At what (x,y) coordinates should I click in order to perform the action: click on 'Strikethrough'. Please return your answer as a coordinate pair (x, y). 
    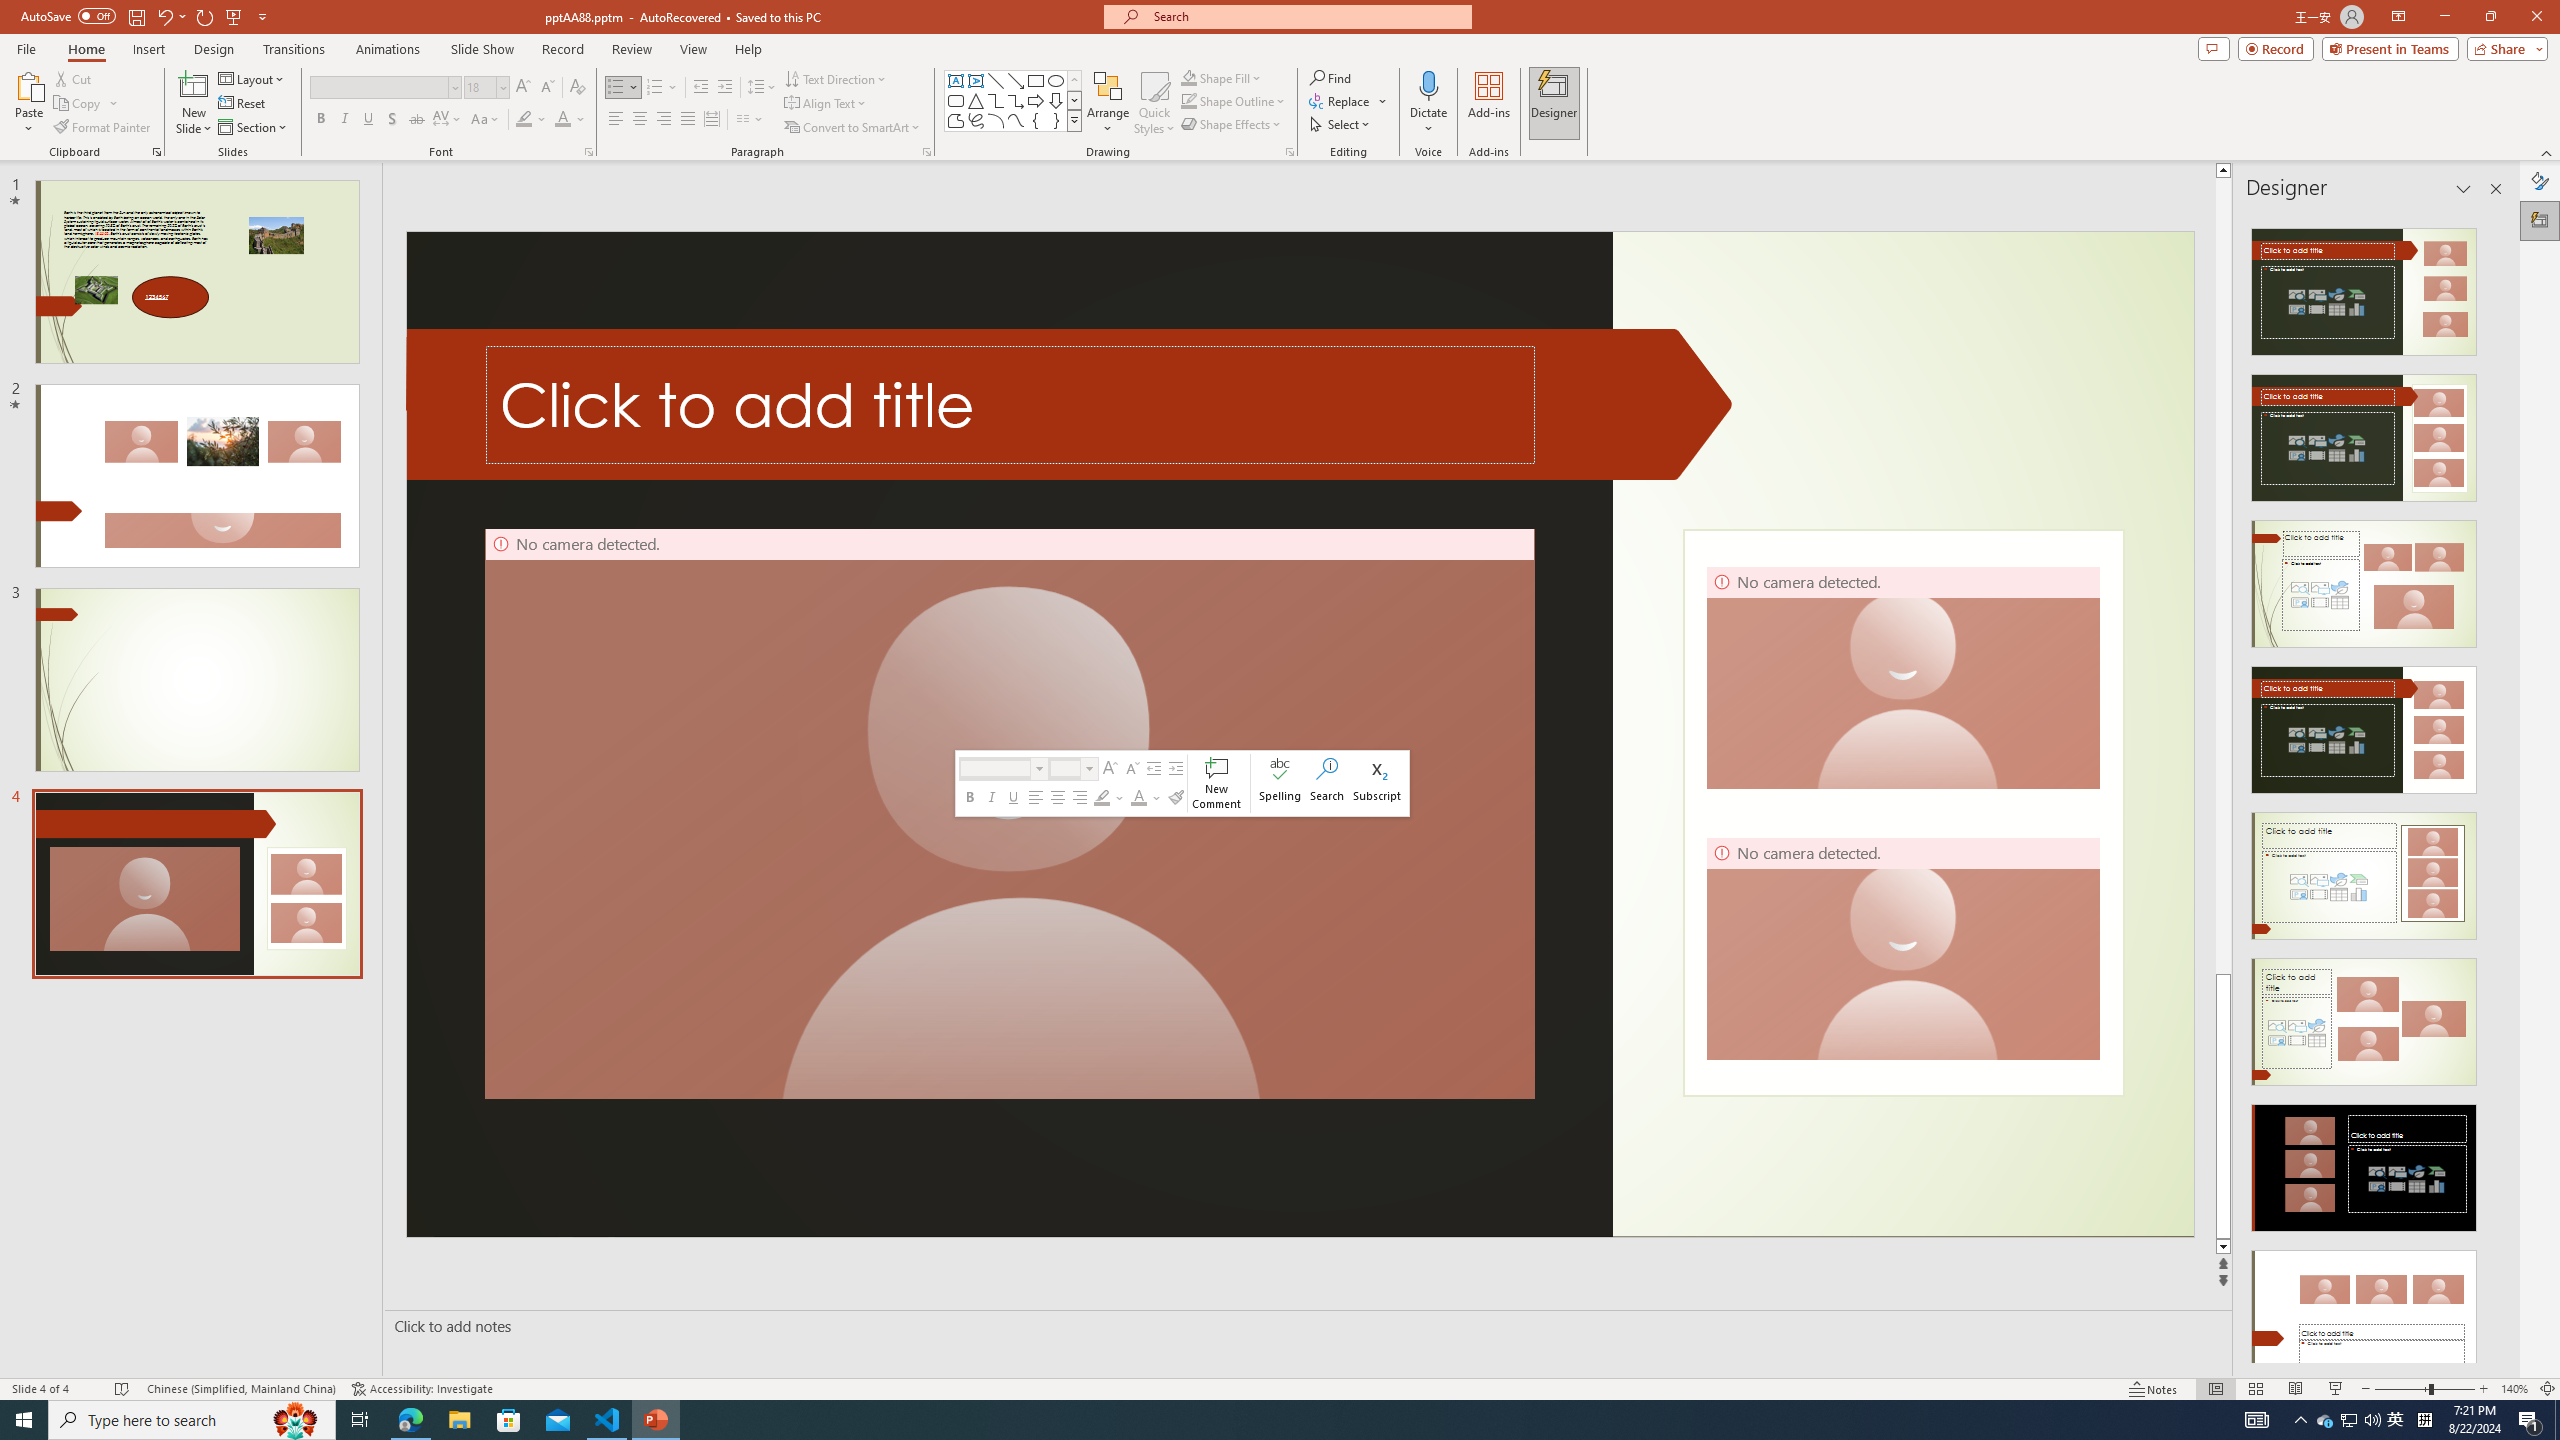
    Looking at the image, I should click on (416, 118).